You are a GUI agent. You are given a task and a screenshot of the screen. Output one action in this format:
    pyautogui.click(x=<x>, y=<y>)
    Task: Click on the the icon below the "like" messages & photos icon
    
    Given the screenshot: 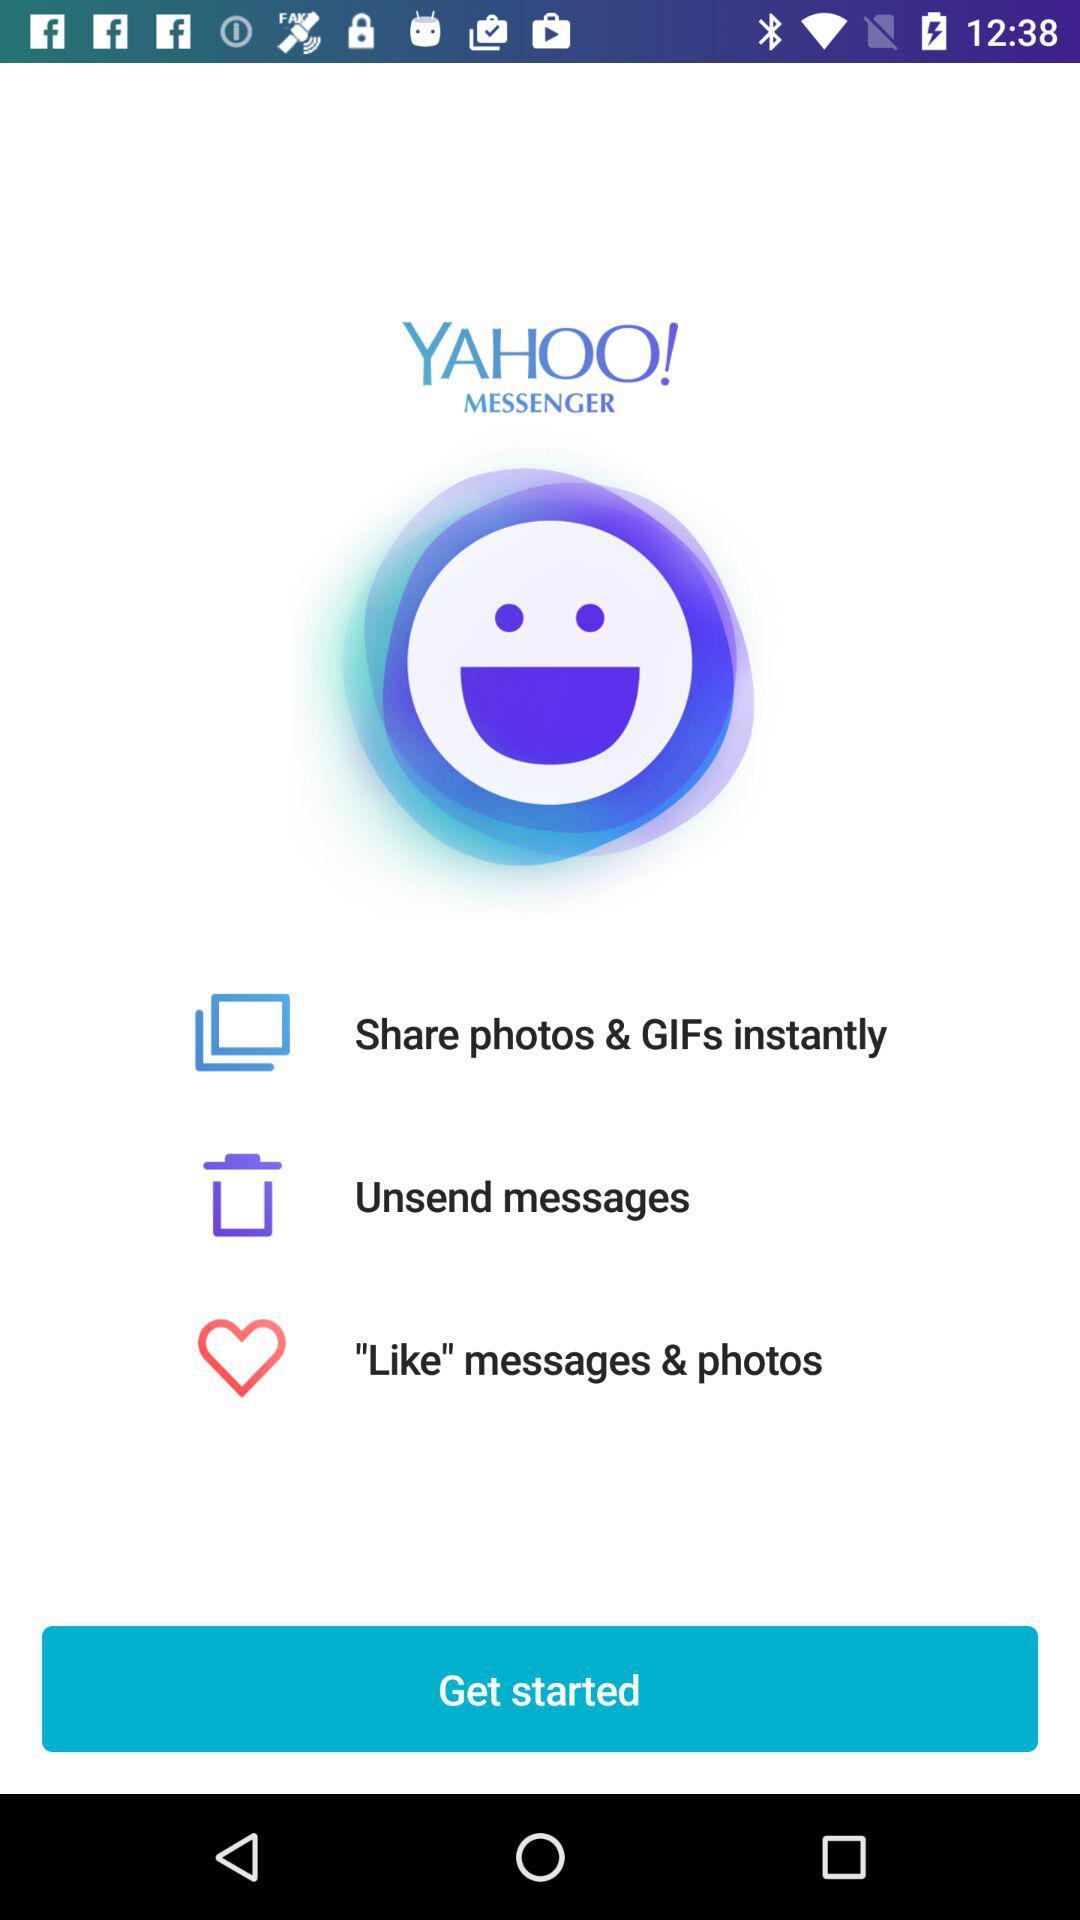 What is the action you would take?
    pyautogui.click(x=540, y=1688)
    